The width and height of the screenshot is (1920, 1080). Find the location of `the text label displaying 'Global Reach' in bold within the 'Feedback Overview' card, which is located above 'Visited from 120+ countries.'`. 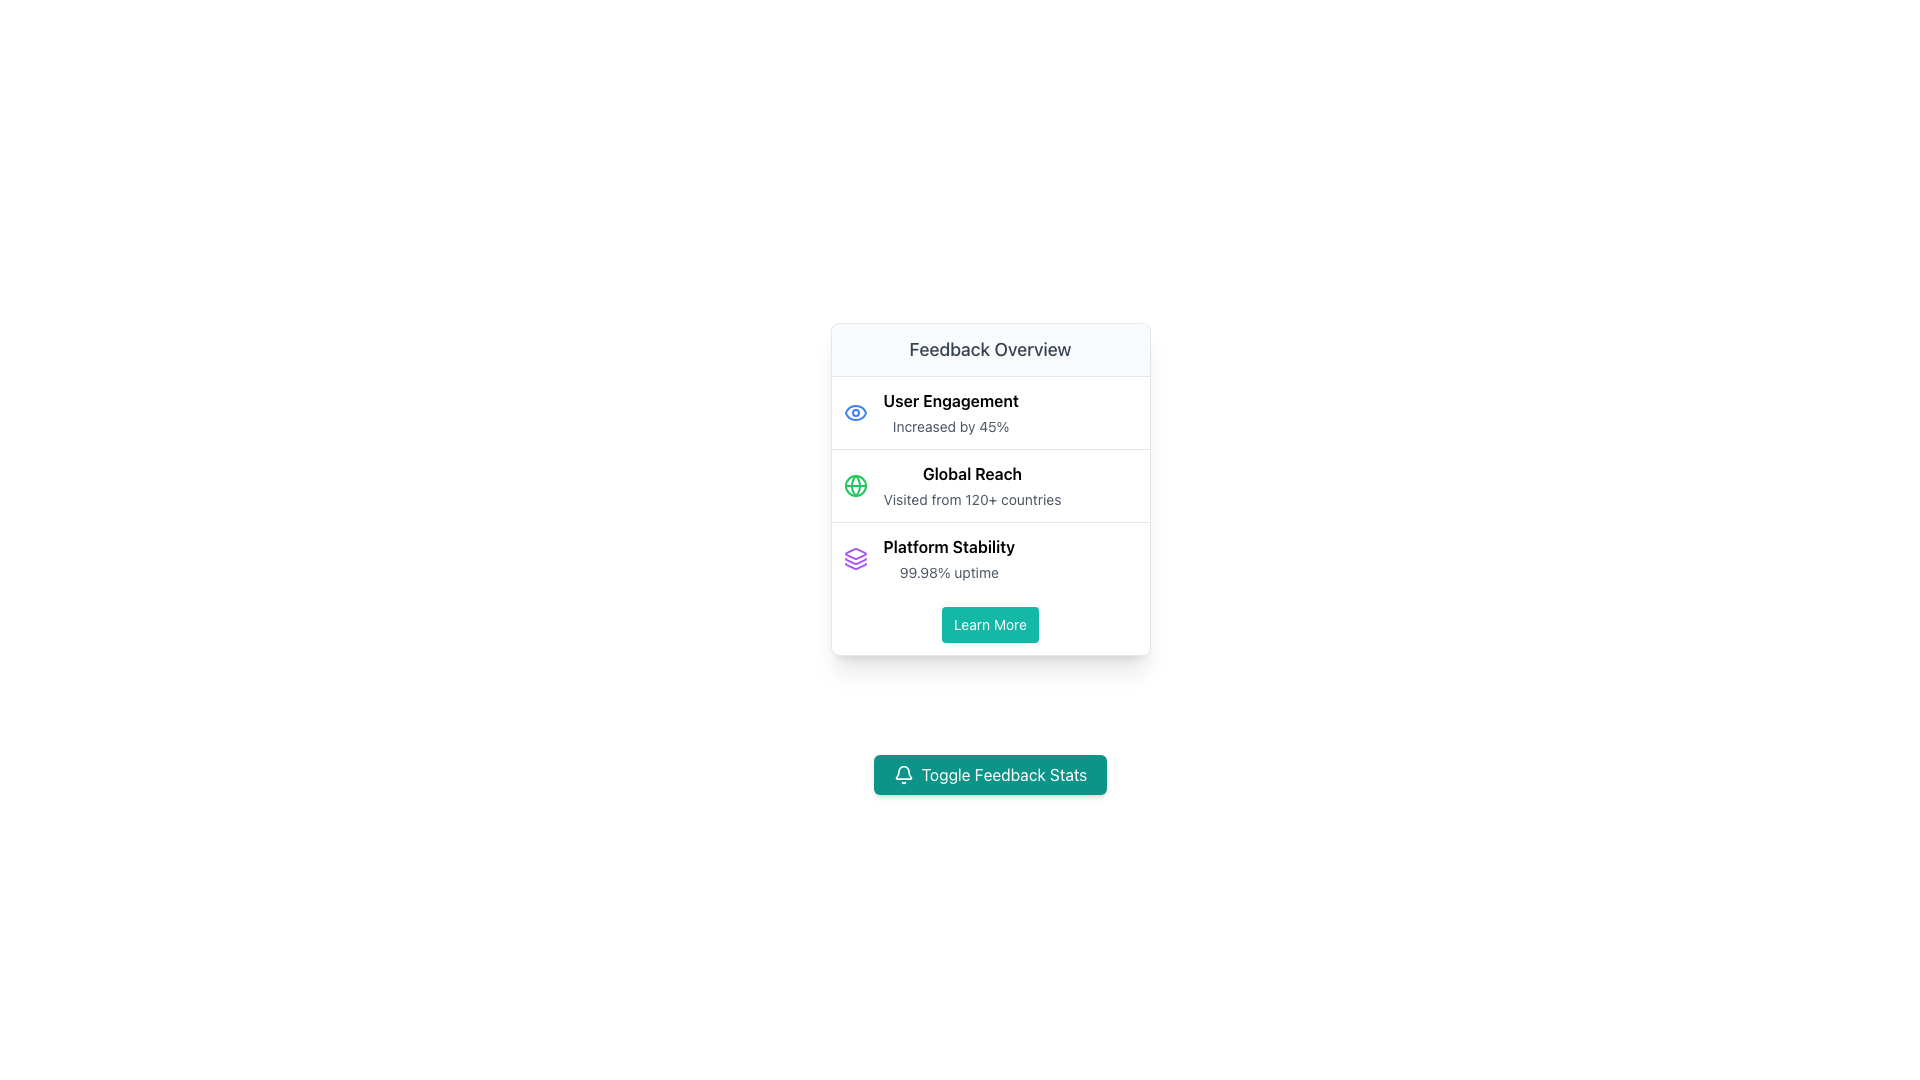

the text label displaying 'Global Reach' in bold within the 'Feedback Overview' card, which is located above 'Visited from 120+ countries.' is located at coordinates (972, 474).